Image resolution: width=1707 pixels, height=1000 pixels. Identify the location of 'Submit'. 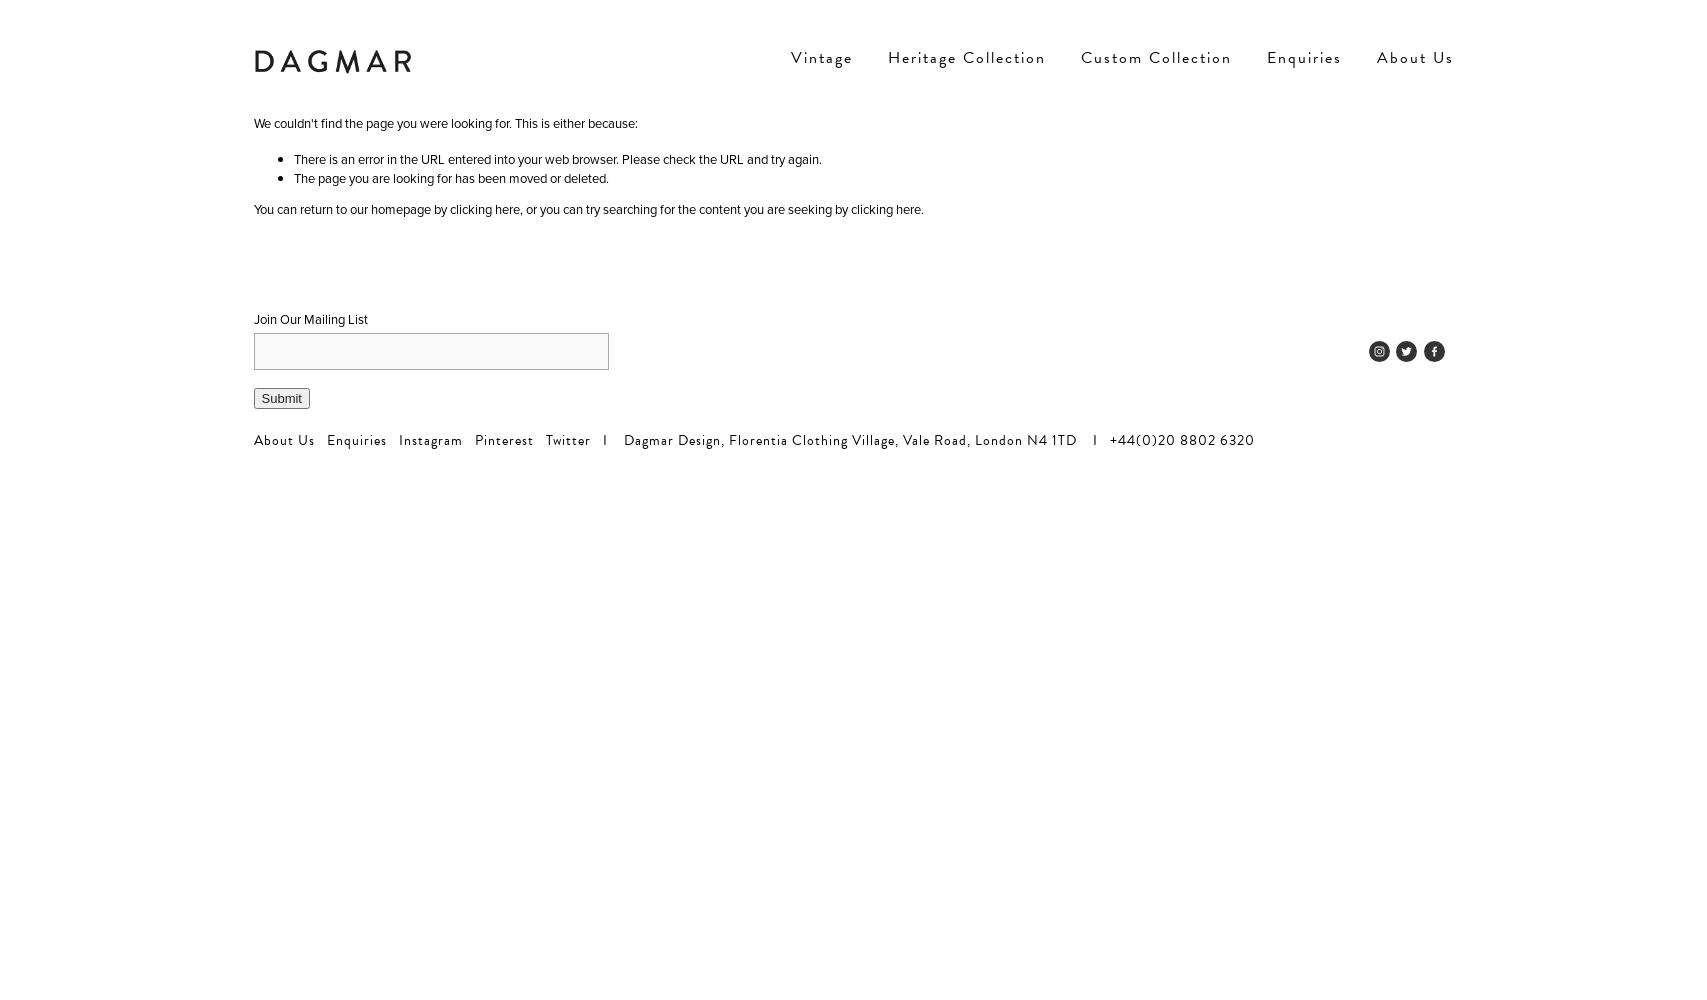
(261, 398).